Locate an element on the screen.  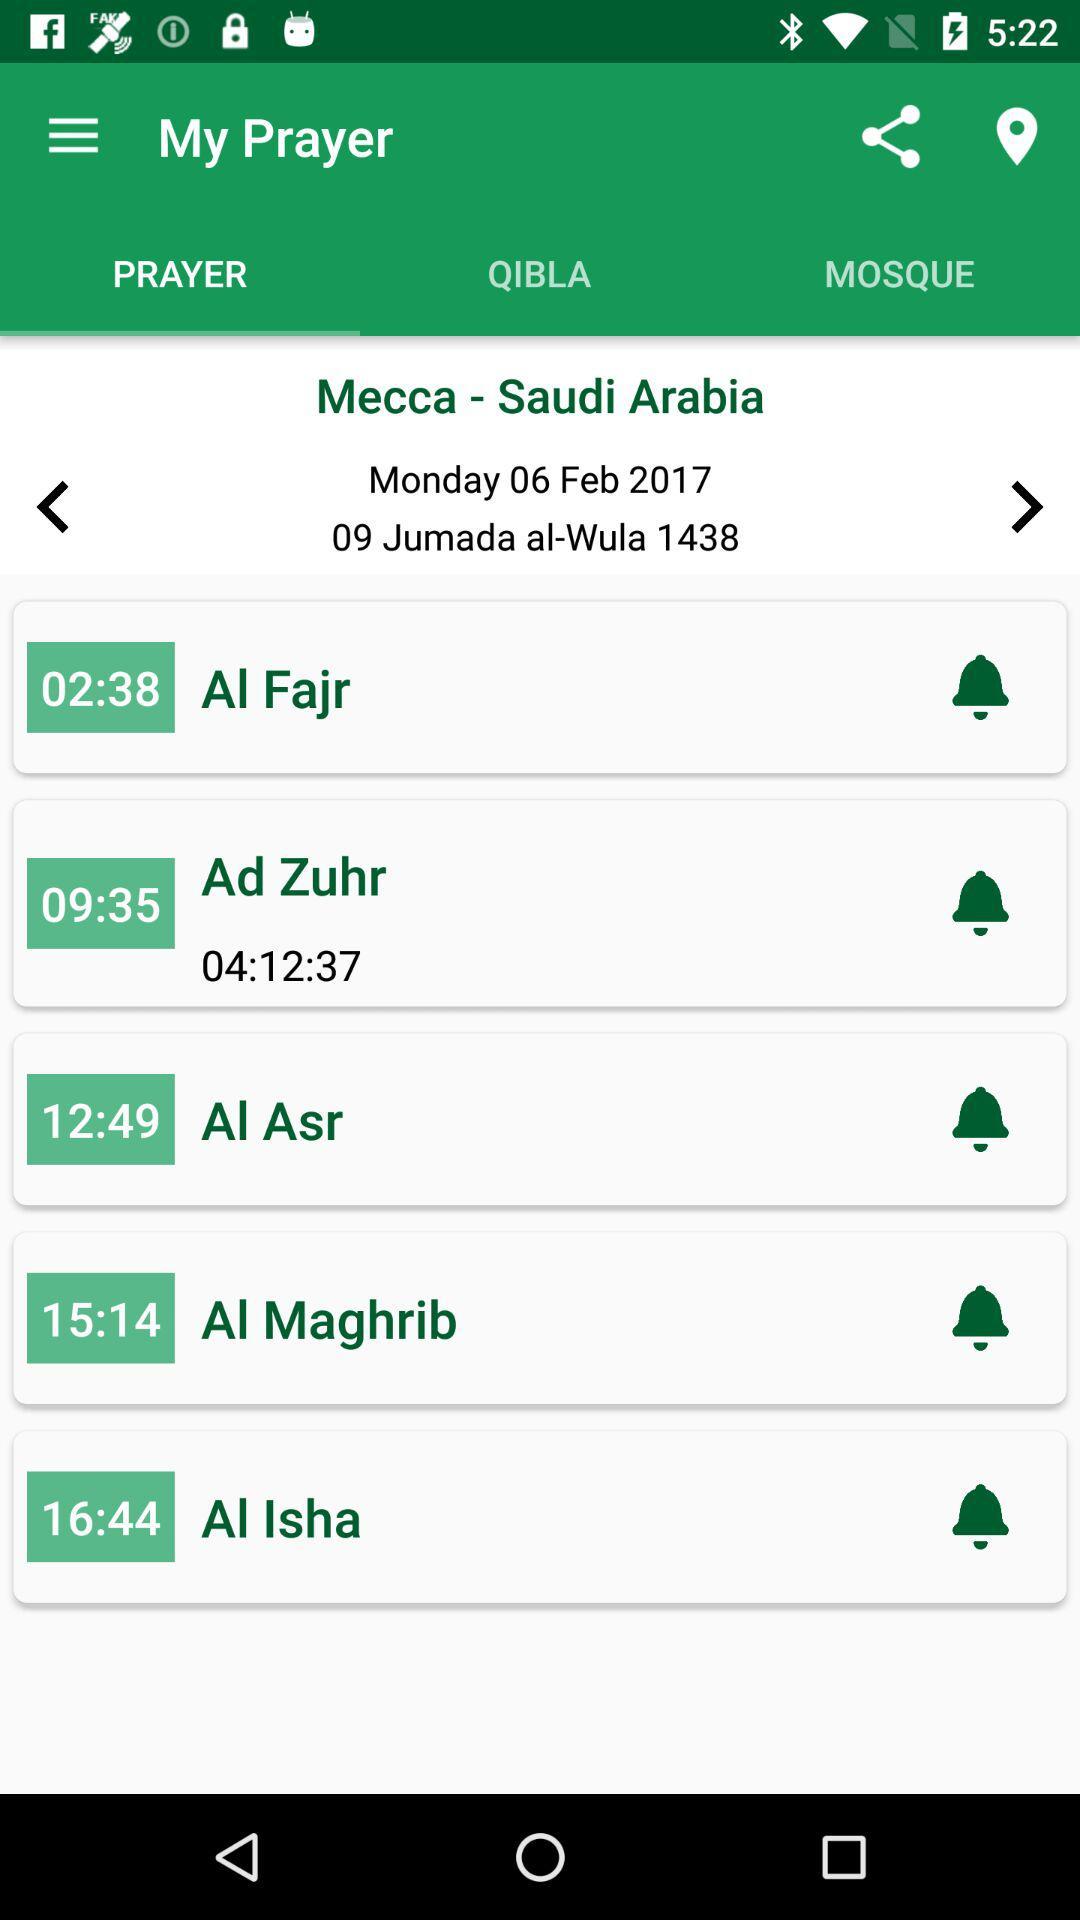
09:35 item is located at coordinates (100, 902).